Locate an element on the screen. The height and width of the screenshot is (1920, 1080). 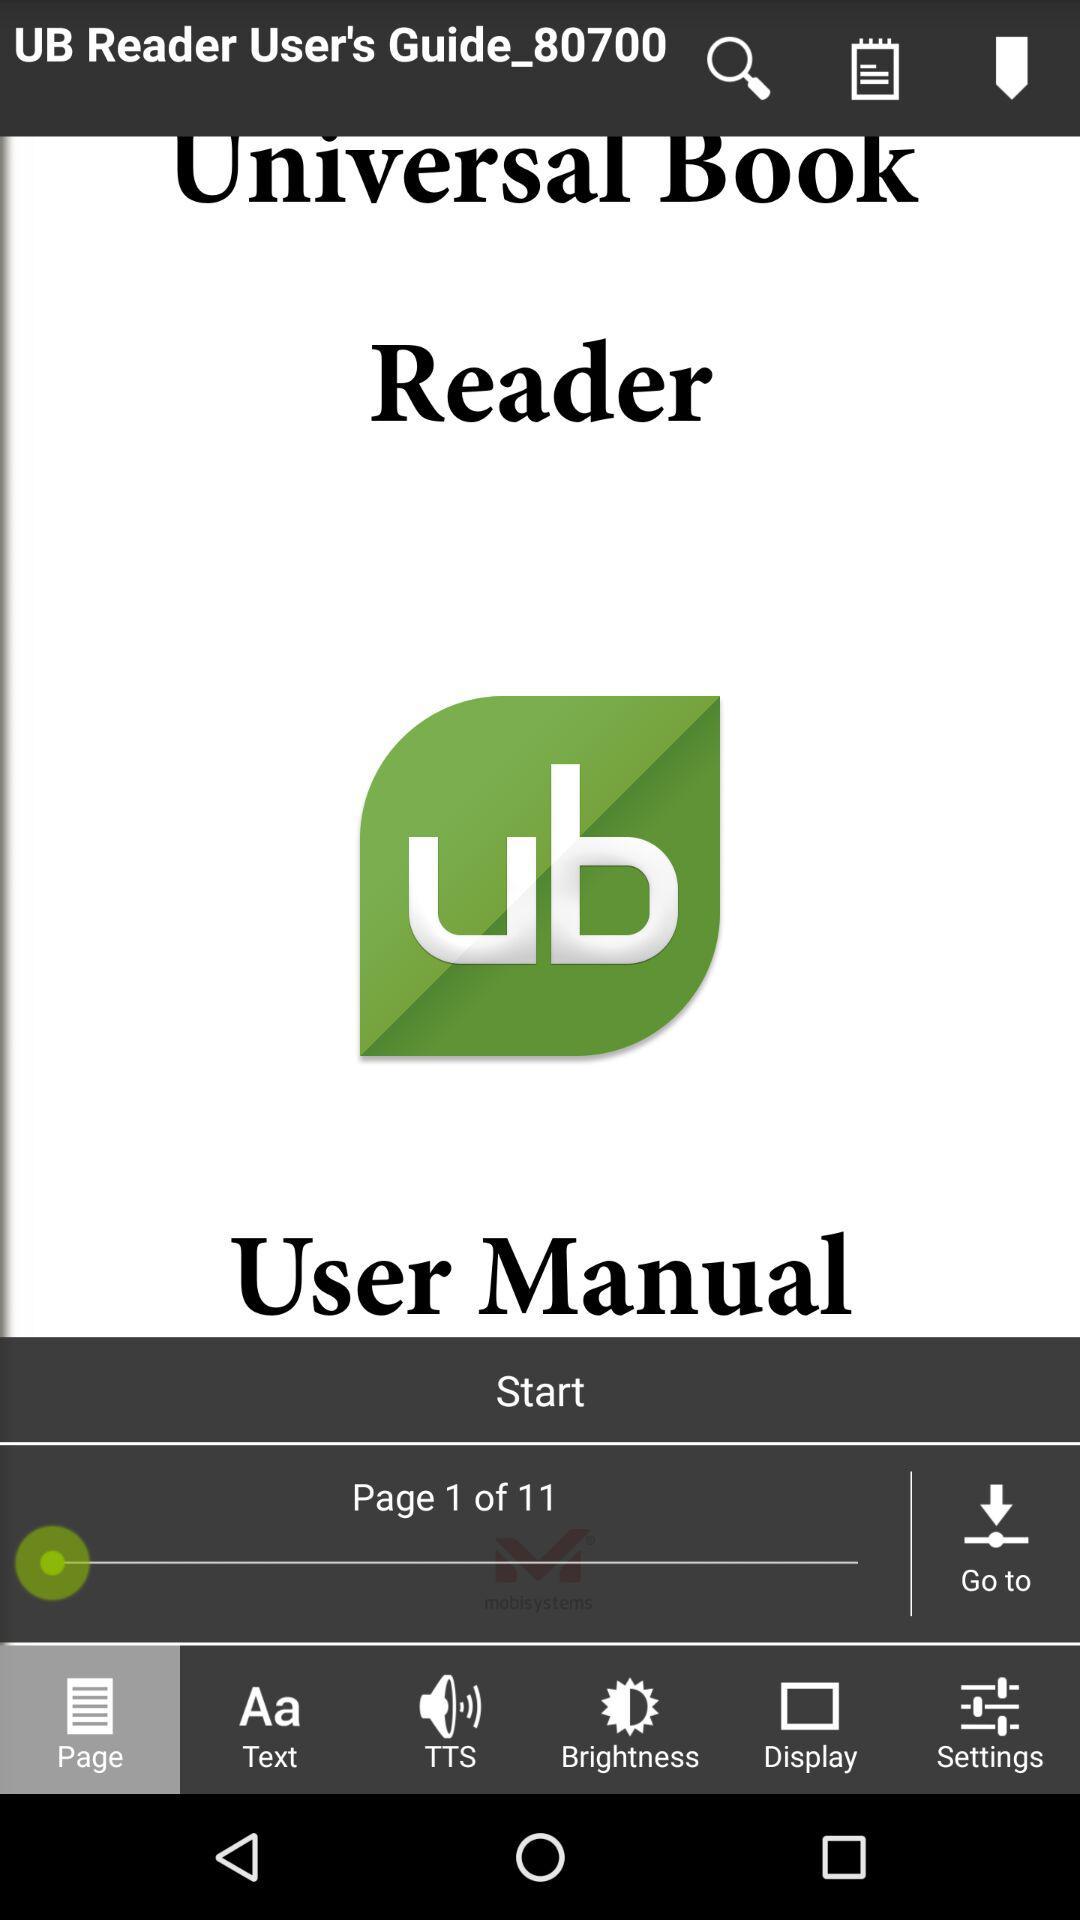
the last button in the menu bar is located at coordinates (990, 1718).